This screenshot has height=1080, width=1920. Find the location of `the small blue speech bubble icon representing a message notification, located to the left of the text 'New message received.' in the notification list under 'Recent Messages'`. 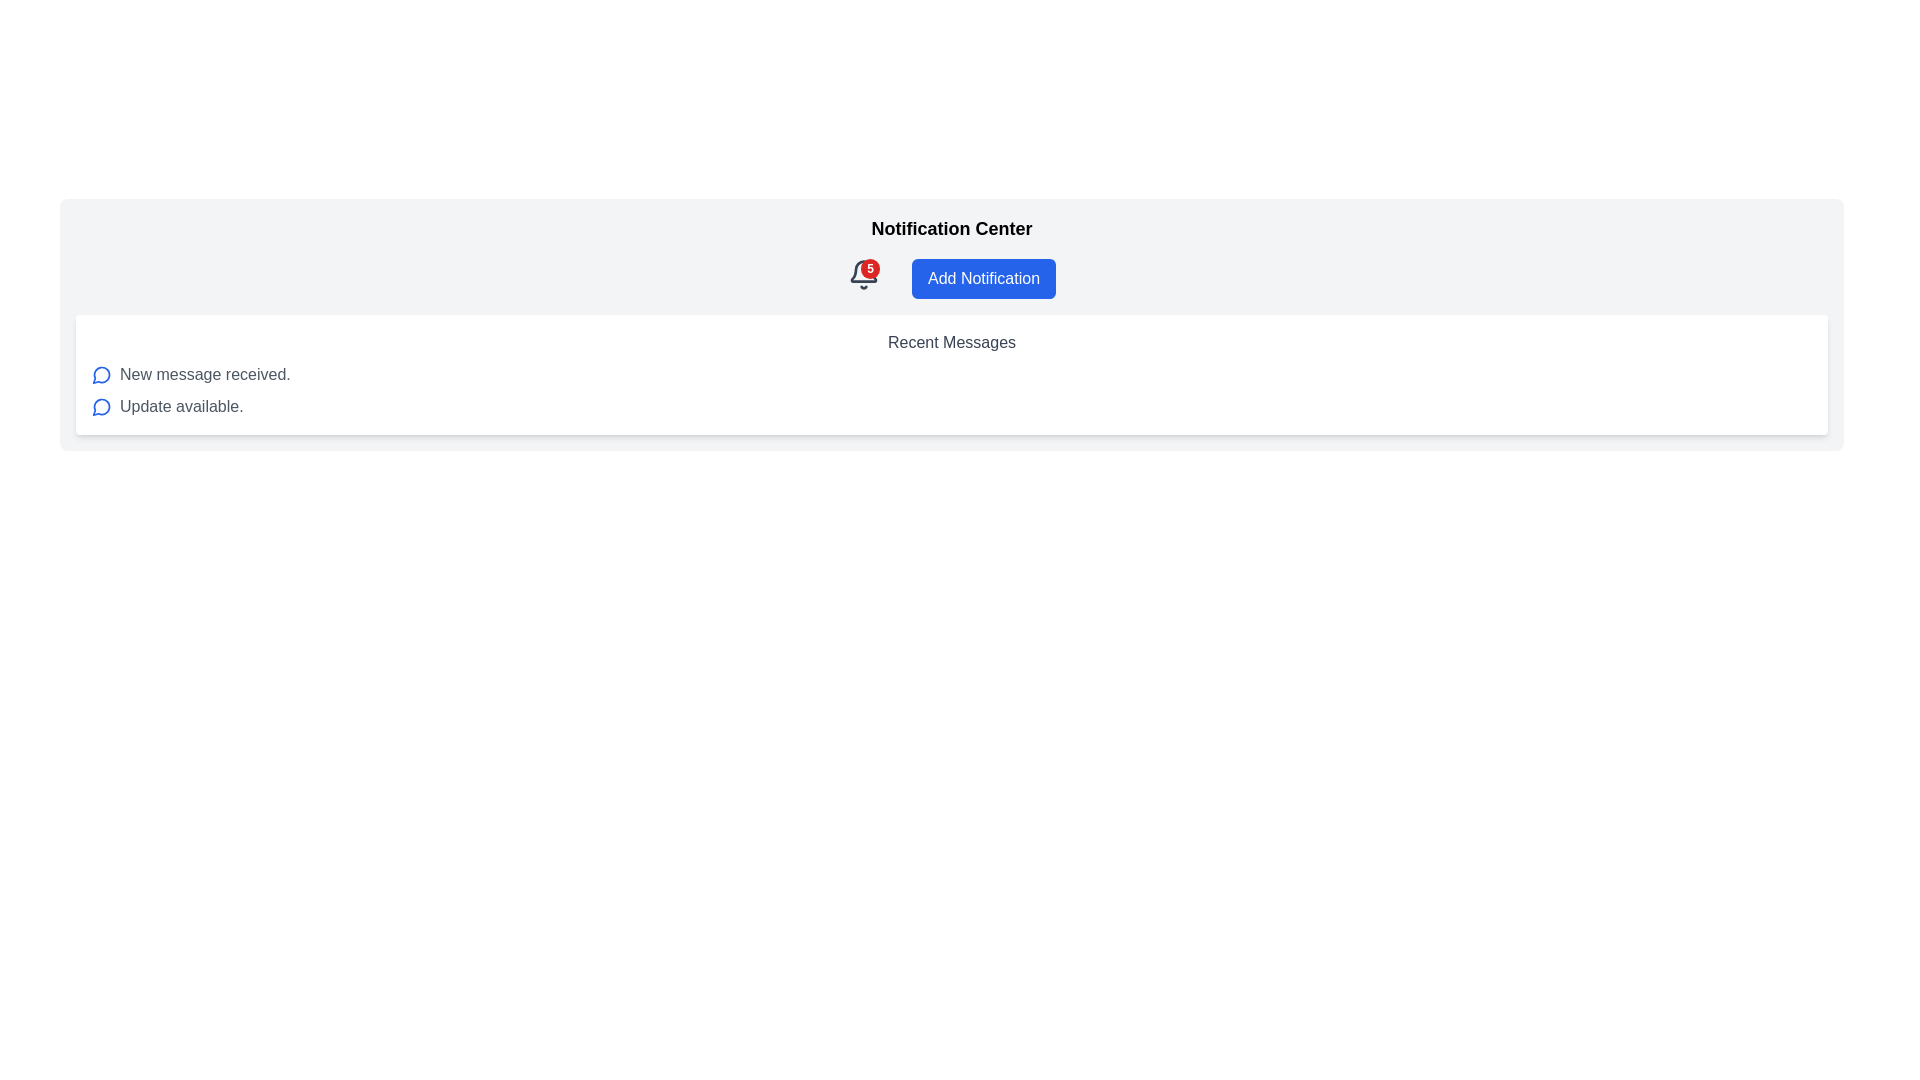

the small blue speech bubble icon representing a message notification, located to the left of the text 'New message received.' in the notification list under 'Recent Messages' is located at coordinates (100, 374).